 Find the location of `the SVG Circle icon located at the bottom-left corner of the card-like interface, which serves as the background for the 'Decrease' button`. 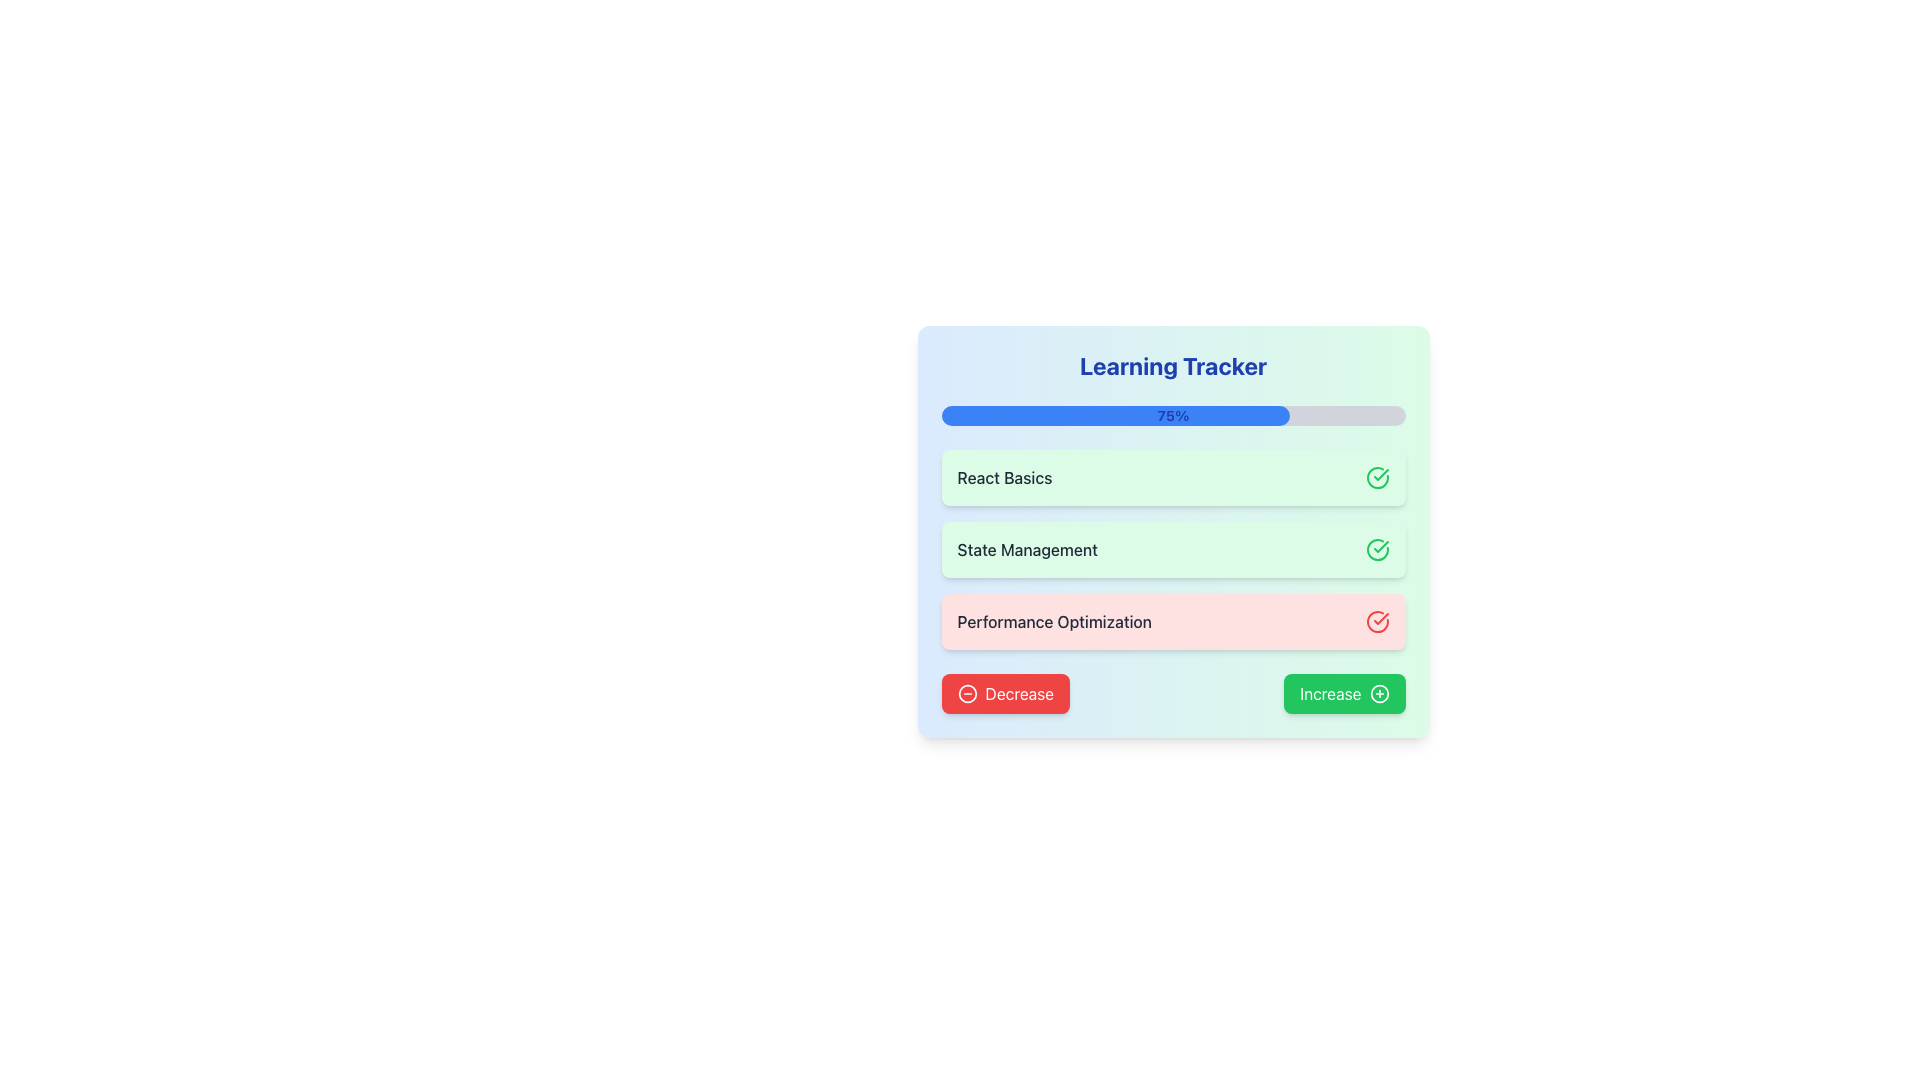

the SVG Circle icon located at the bottom-left corner of the card-like interface, which serves as the background for the 'Decrease' button is located at coordinates (967, 693).